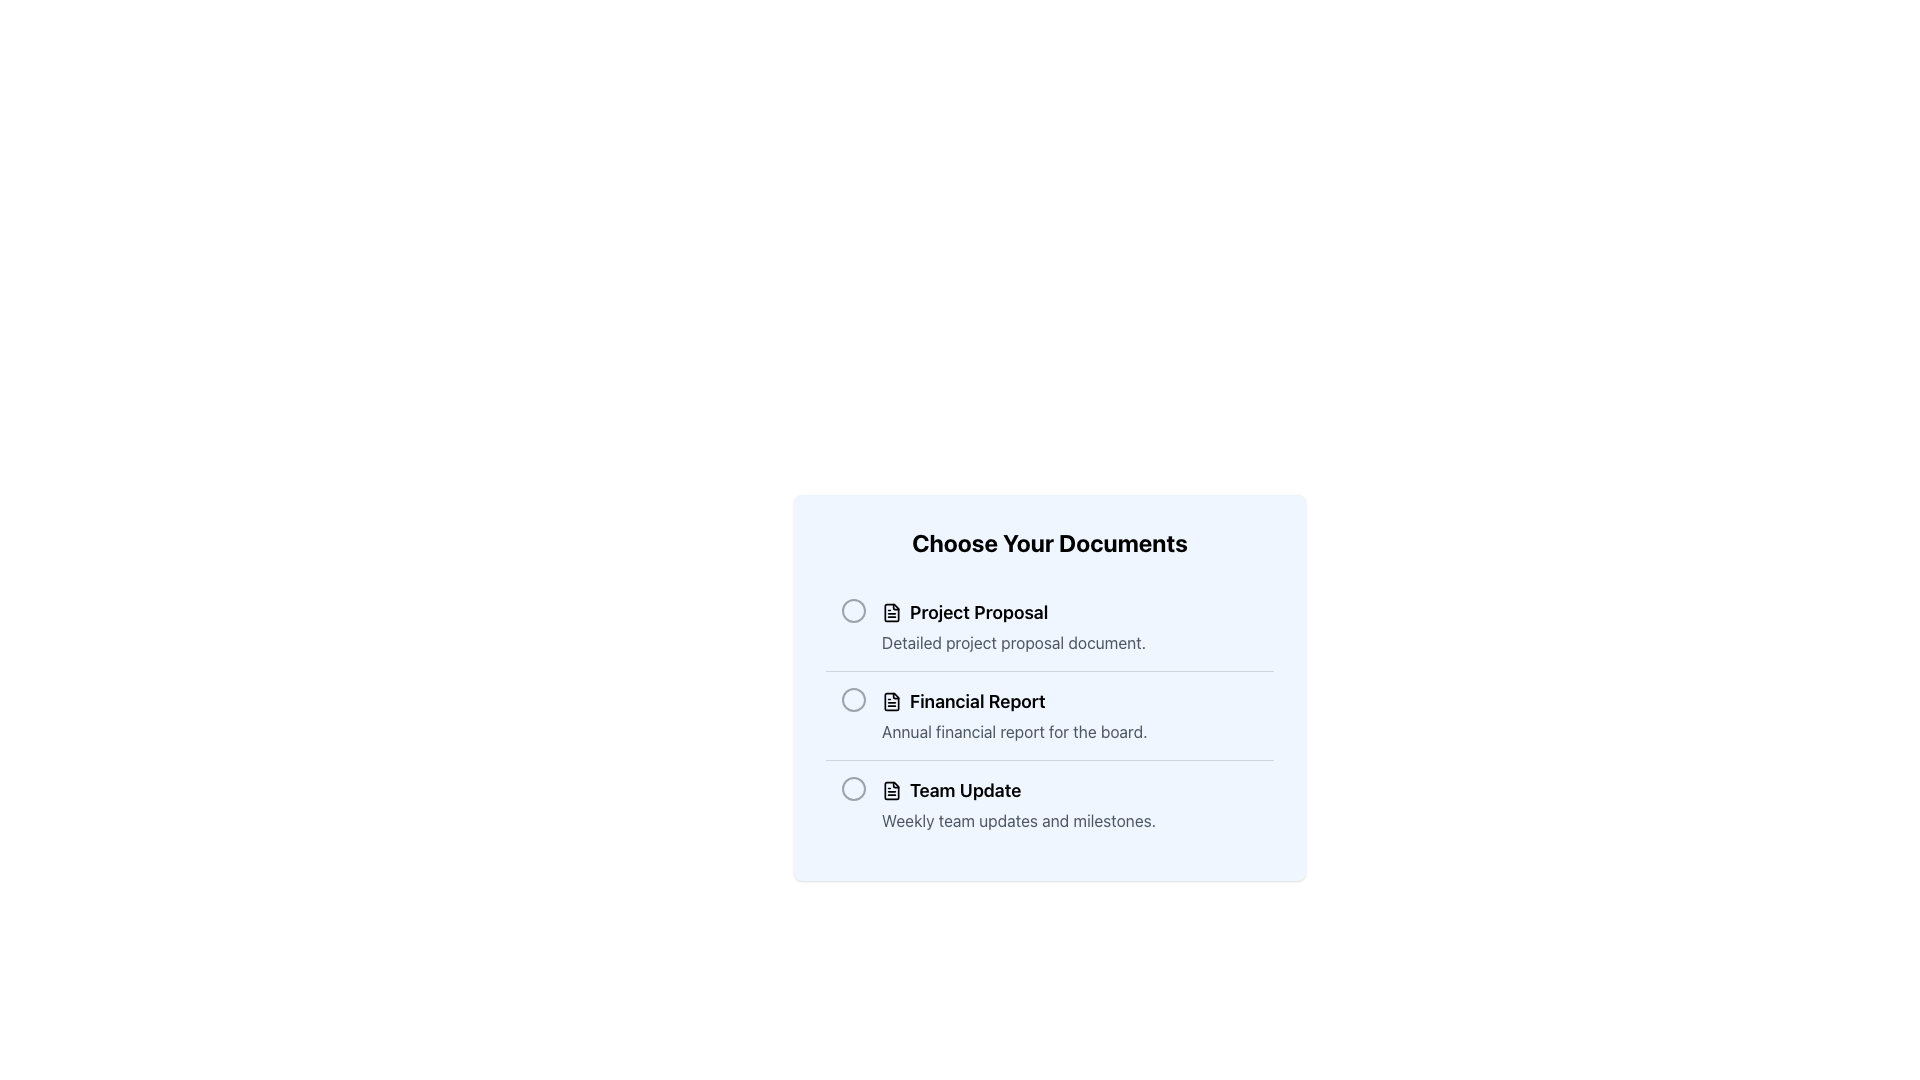 The height and width of the screenshot is (1080, 1920). What do you see at coordinates (1049, 802) in the screenshot?
I see `the radio button labeled 'Team Update'` at bounding box center [1049, 802].